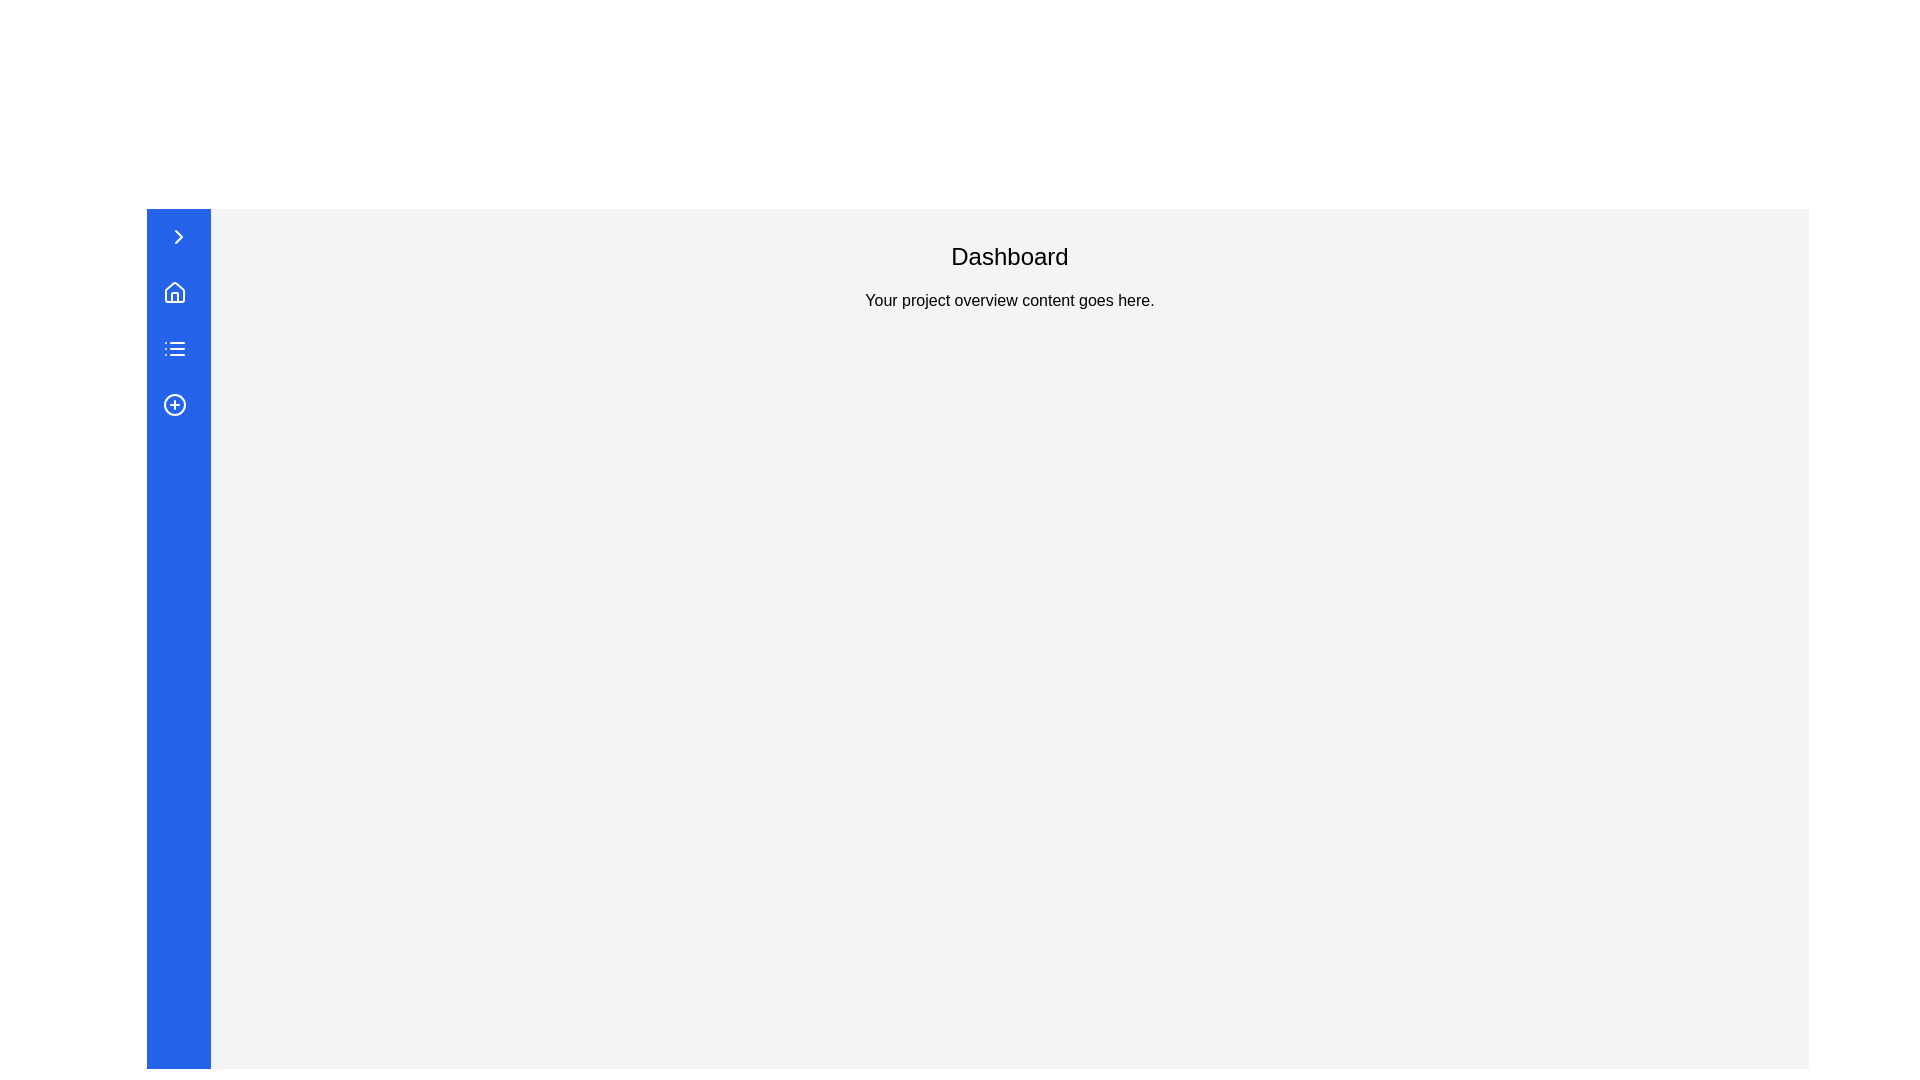 The image size is (1920, 1080). What do you see at coordinates (178, 235) in the screenshot?
I see `the arrow button to toggle the drawer` at bounding box center [178, 235].